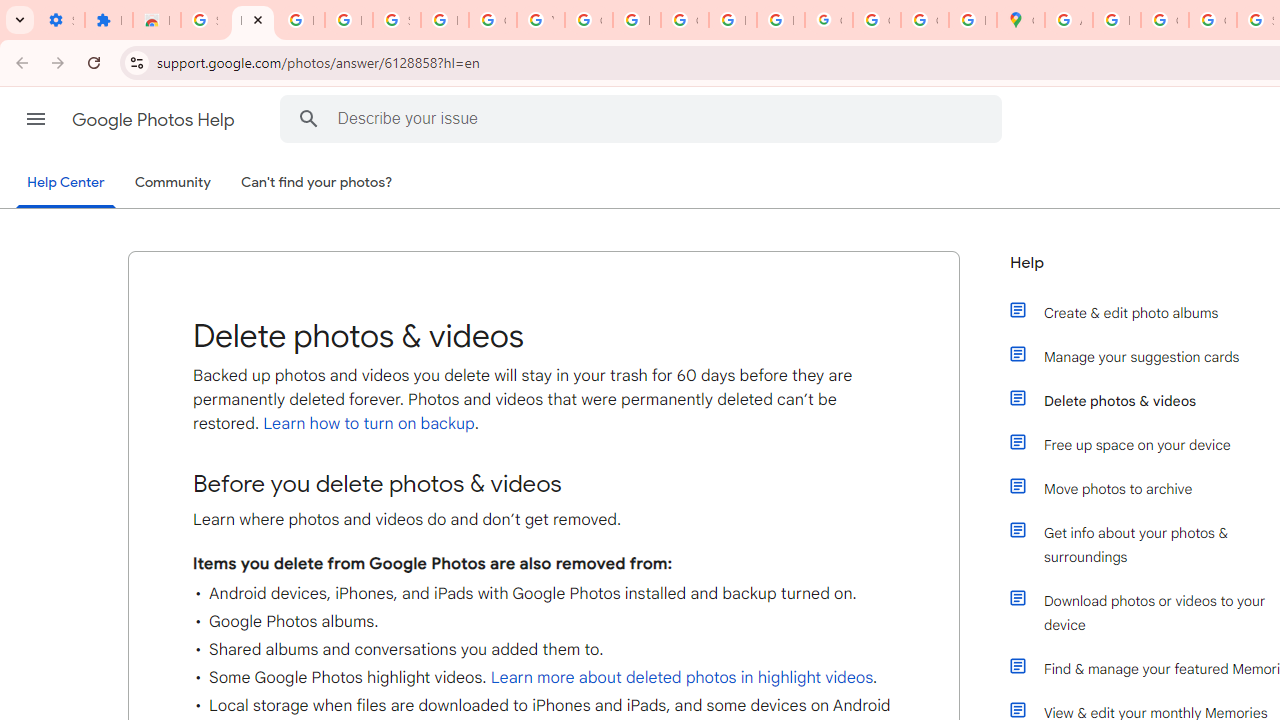 This screenshot has width=1280, height=720. What do you see at coordinates (1020, 20) in the screenshot?
I see `'Google Maps'` at bounding box center [1020, 20].